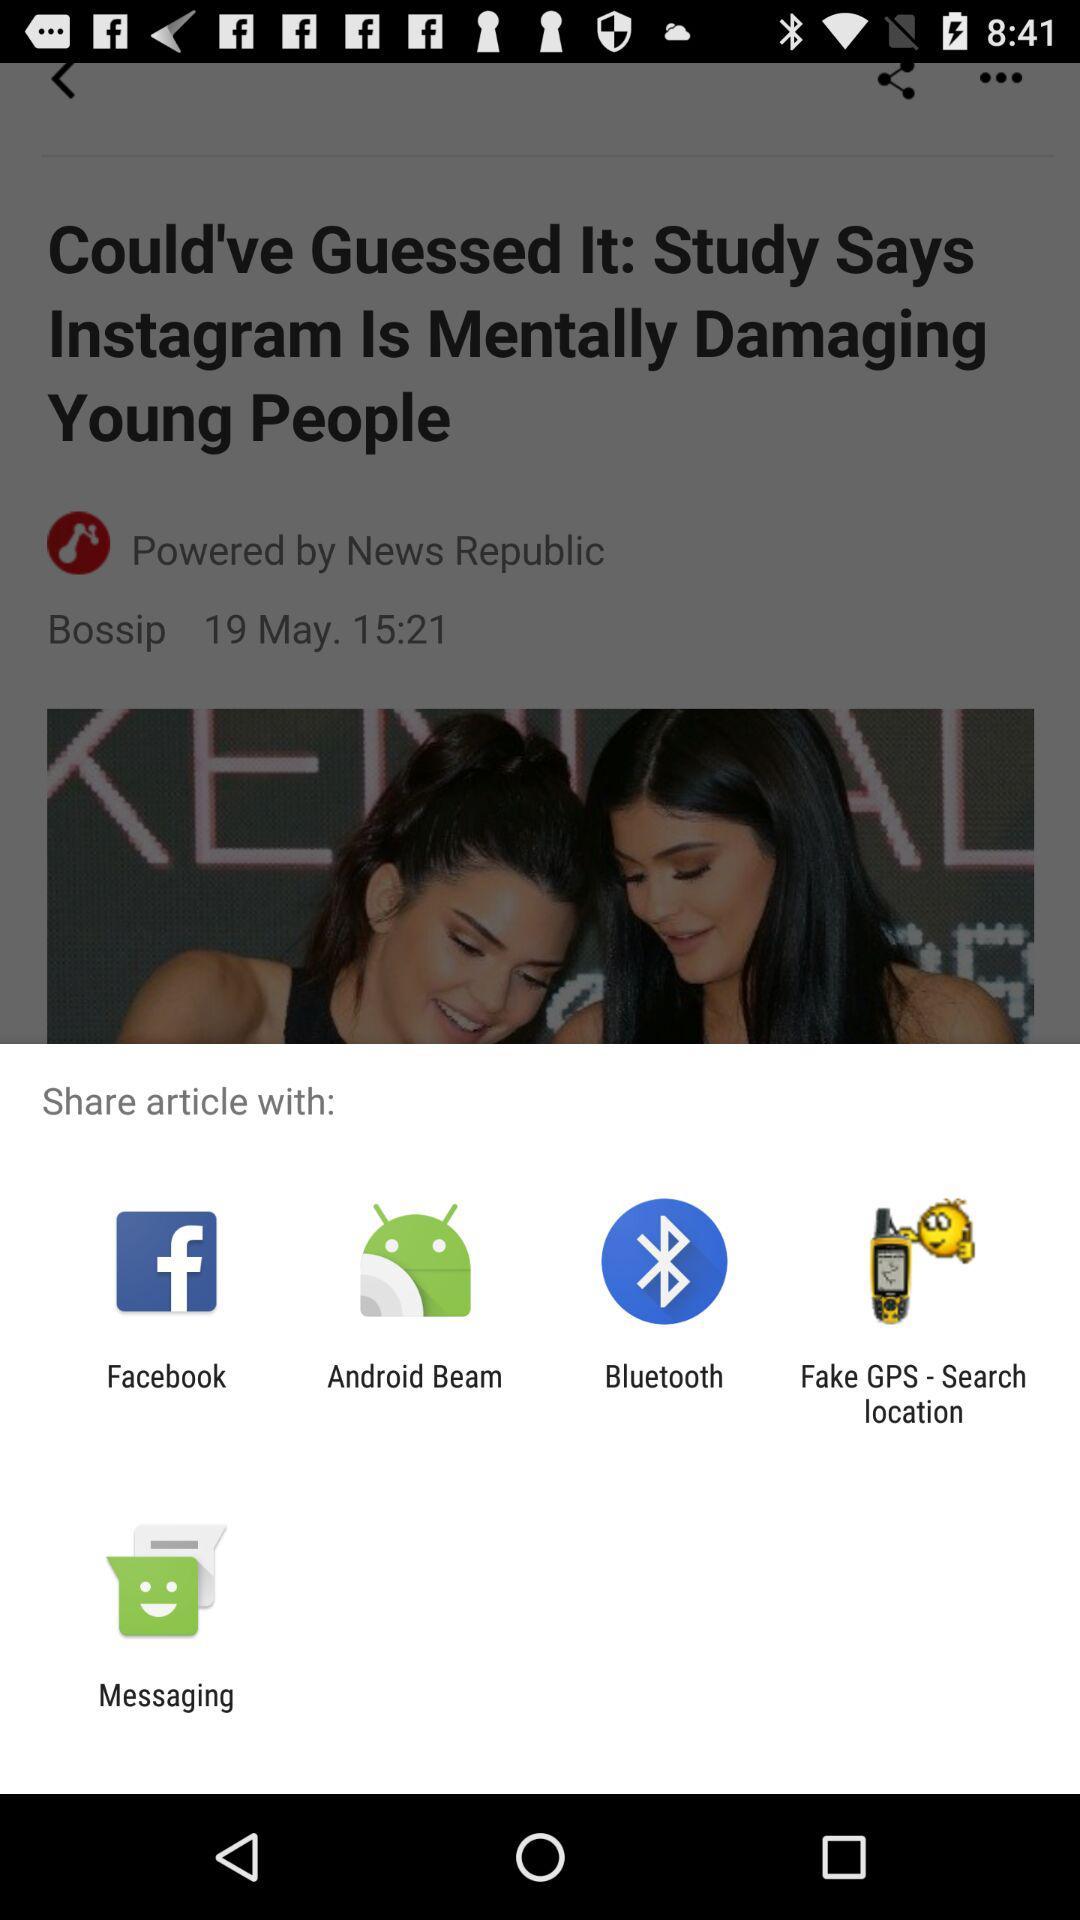 This screenshot has width=1080, height=1920. Describe the element at coordinates (913, 1392) in the screenshot. I see `fake gps search app` at that location.